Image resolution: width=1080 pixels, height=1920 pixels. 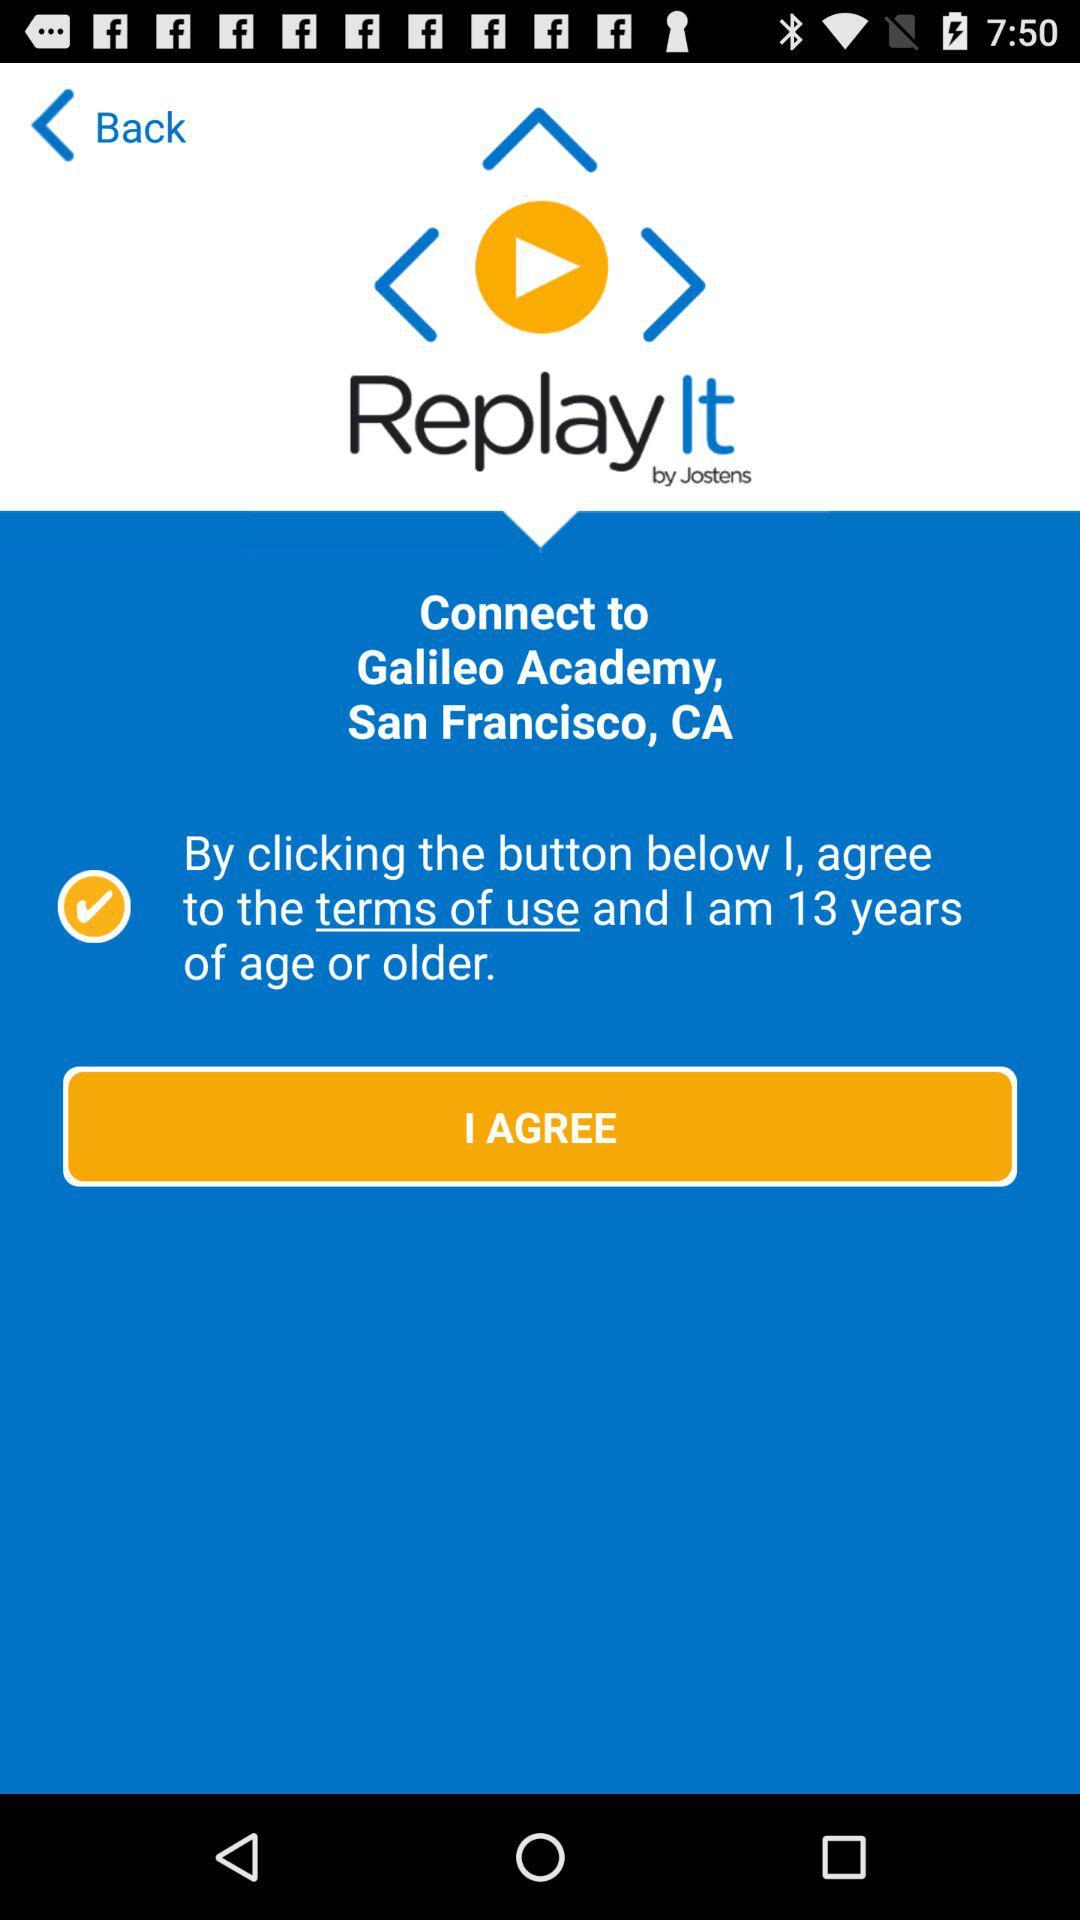 What do you see at coordinates (94, 905) in the screenshot?
I see `the icon above the i agree` at bounding box center [94, 905].